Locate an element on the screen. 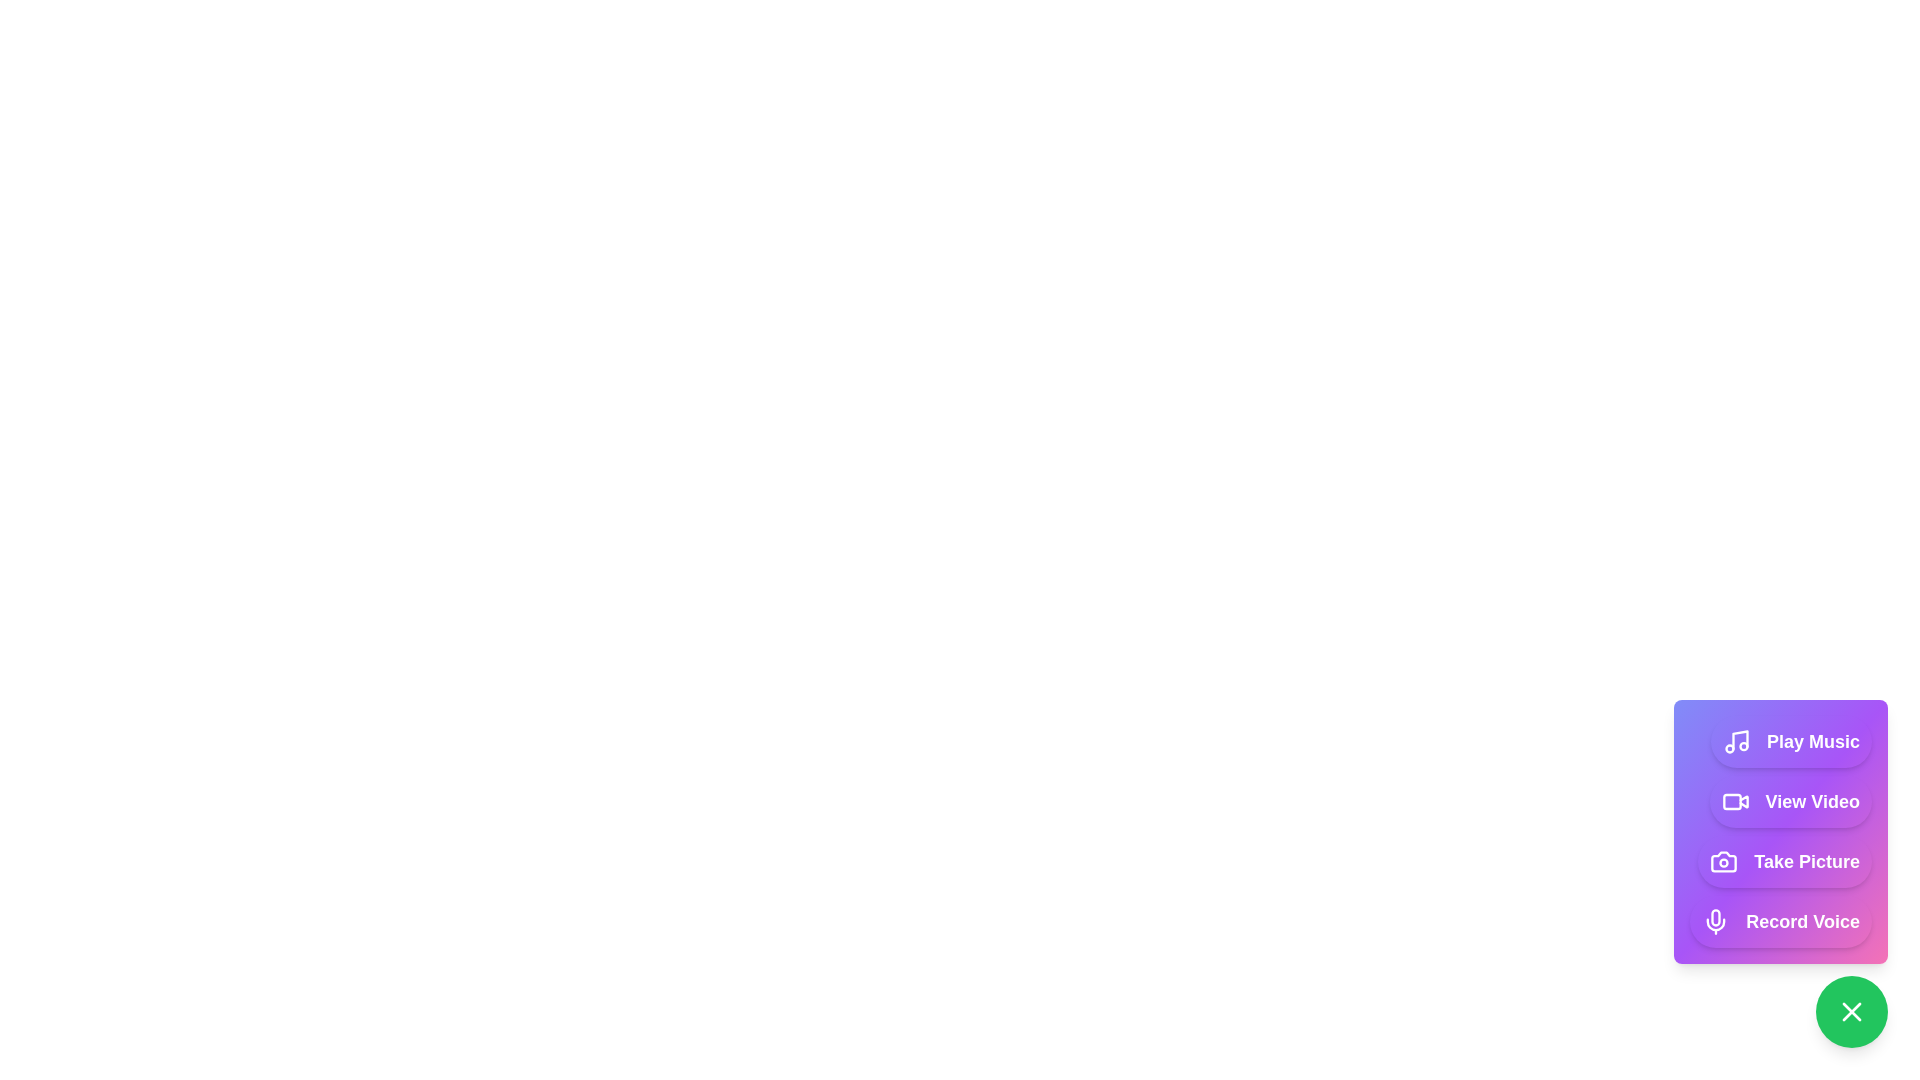  the View Video button to perform its action is located at coordinates (1790, 801).